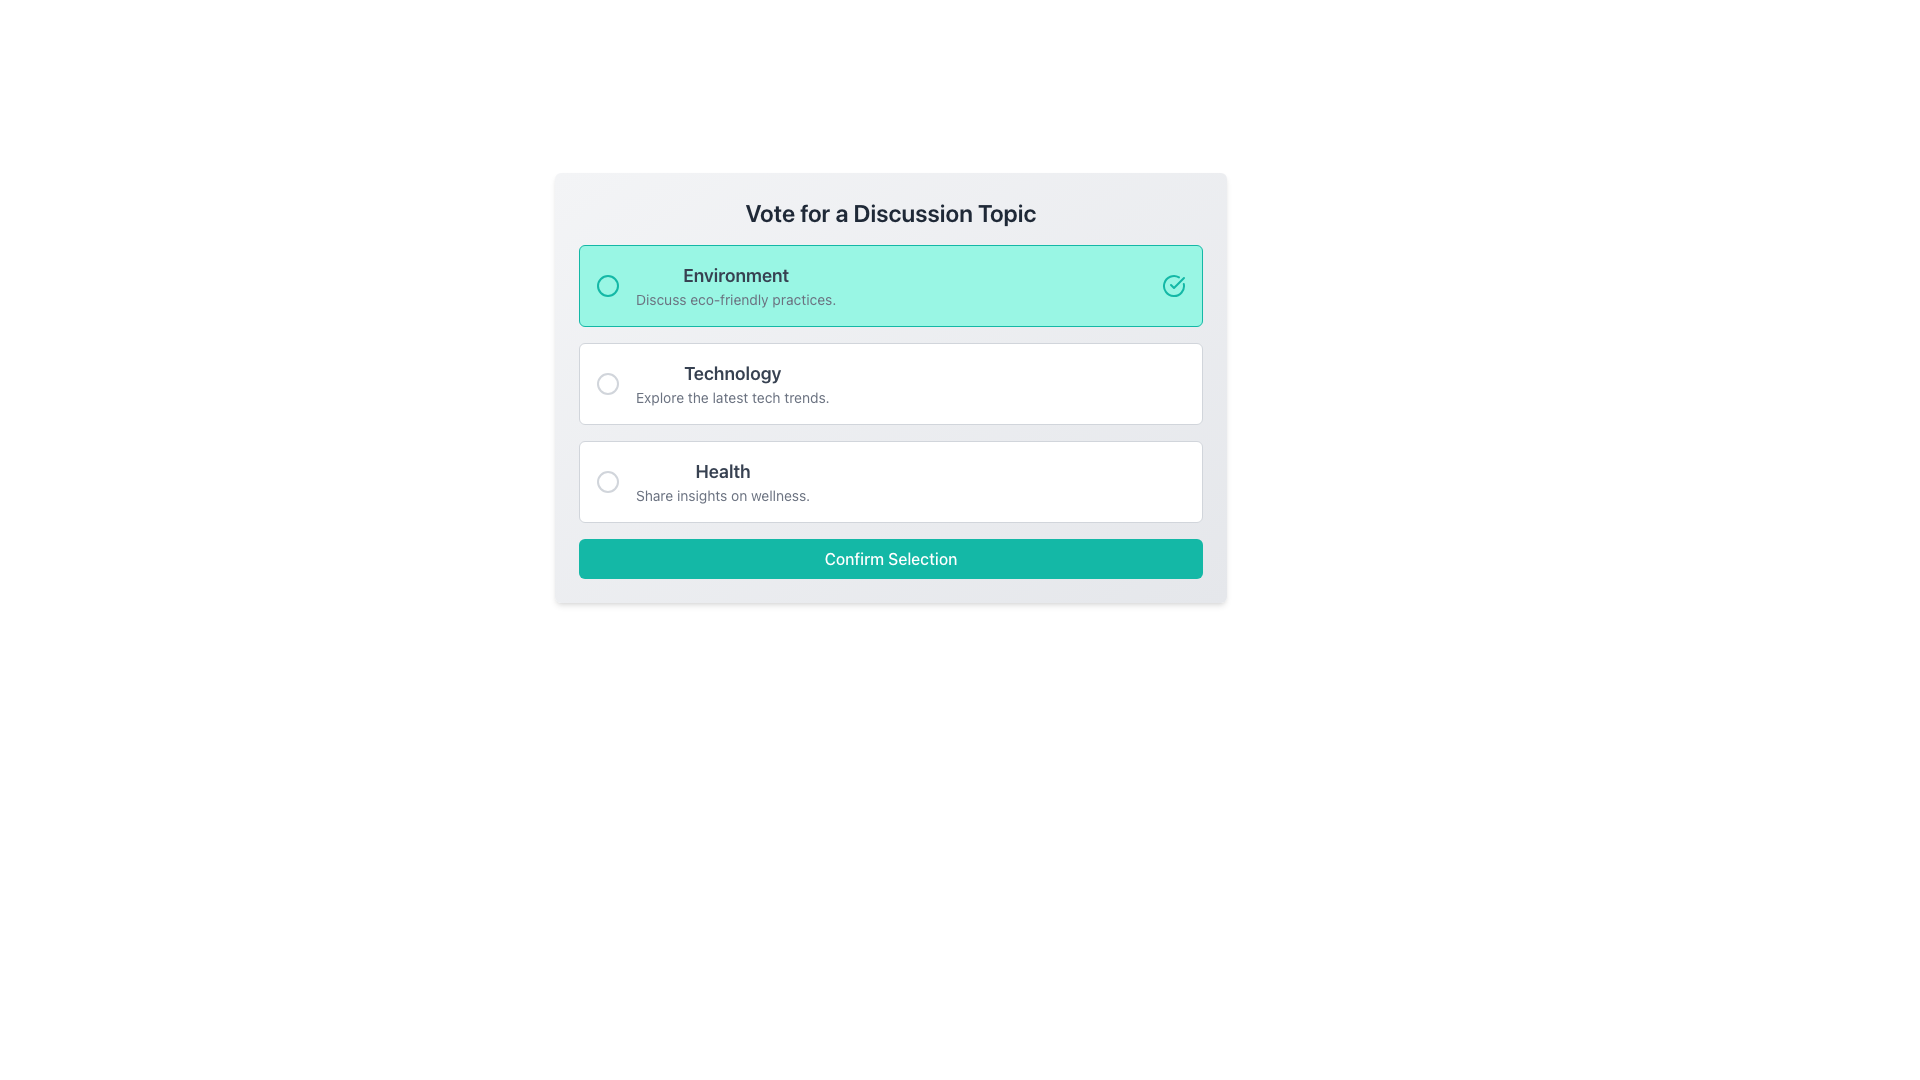 The width and height of the screenshot is (1920, 1080). Describe the element at coordinates (731, 397) in the screenshot. I see `the text label that provides descriptive information related to the 'Technology' option, positioned below the 'Technology' header and above the 'Health' section` at that location.